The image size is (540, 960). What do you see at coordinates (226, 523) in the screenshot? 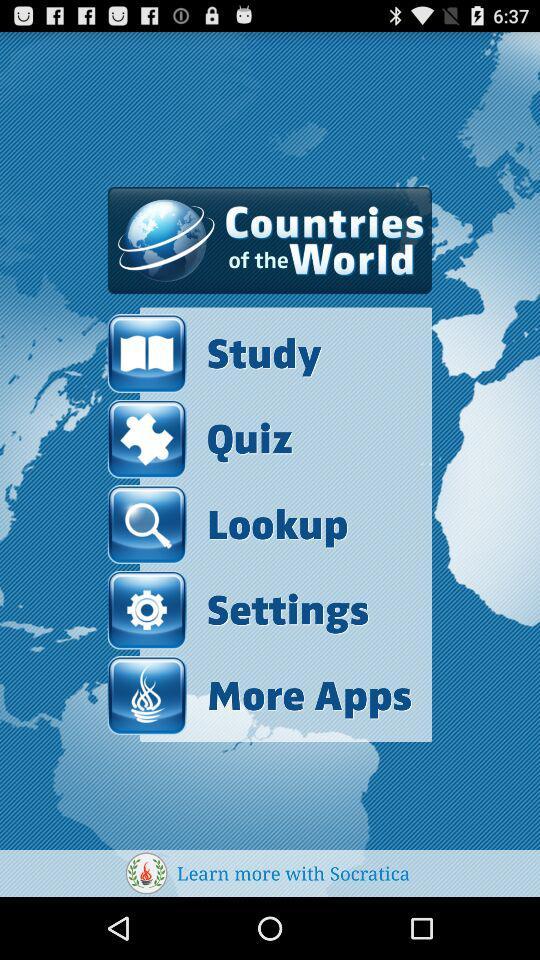
I see `item below quiz icon` at bounding box center [226, 523].